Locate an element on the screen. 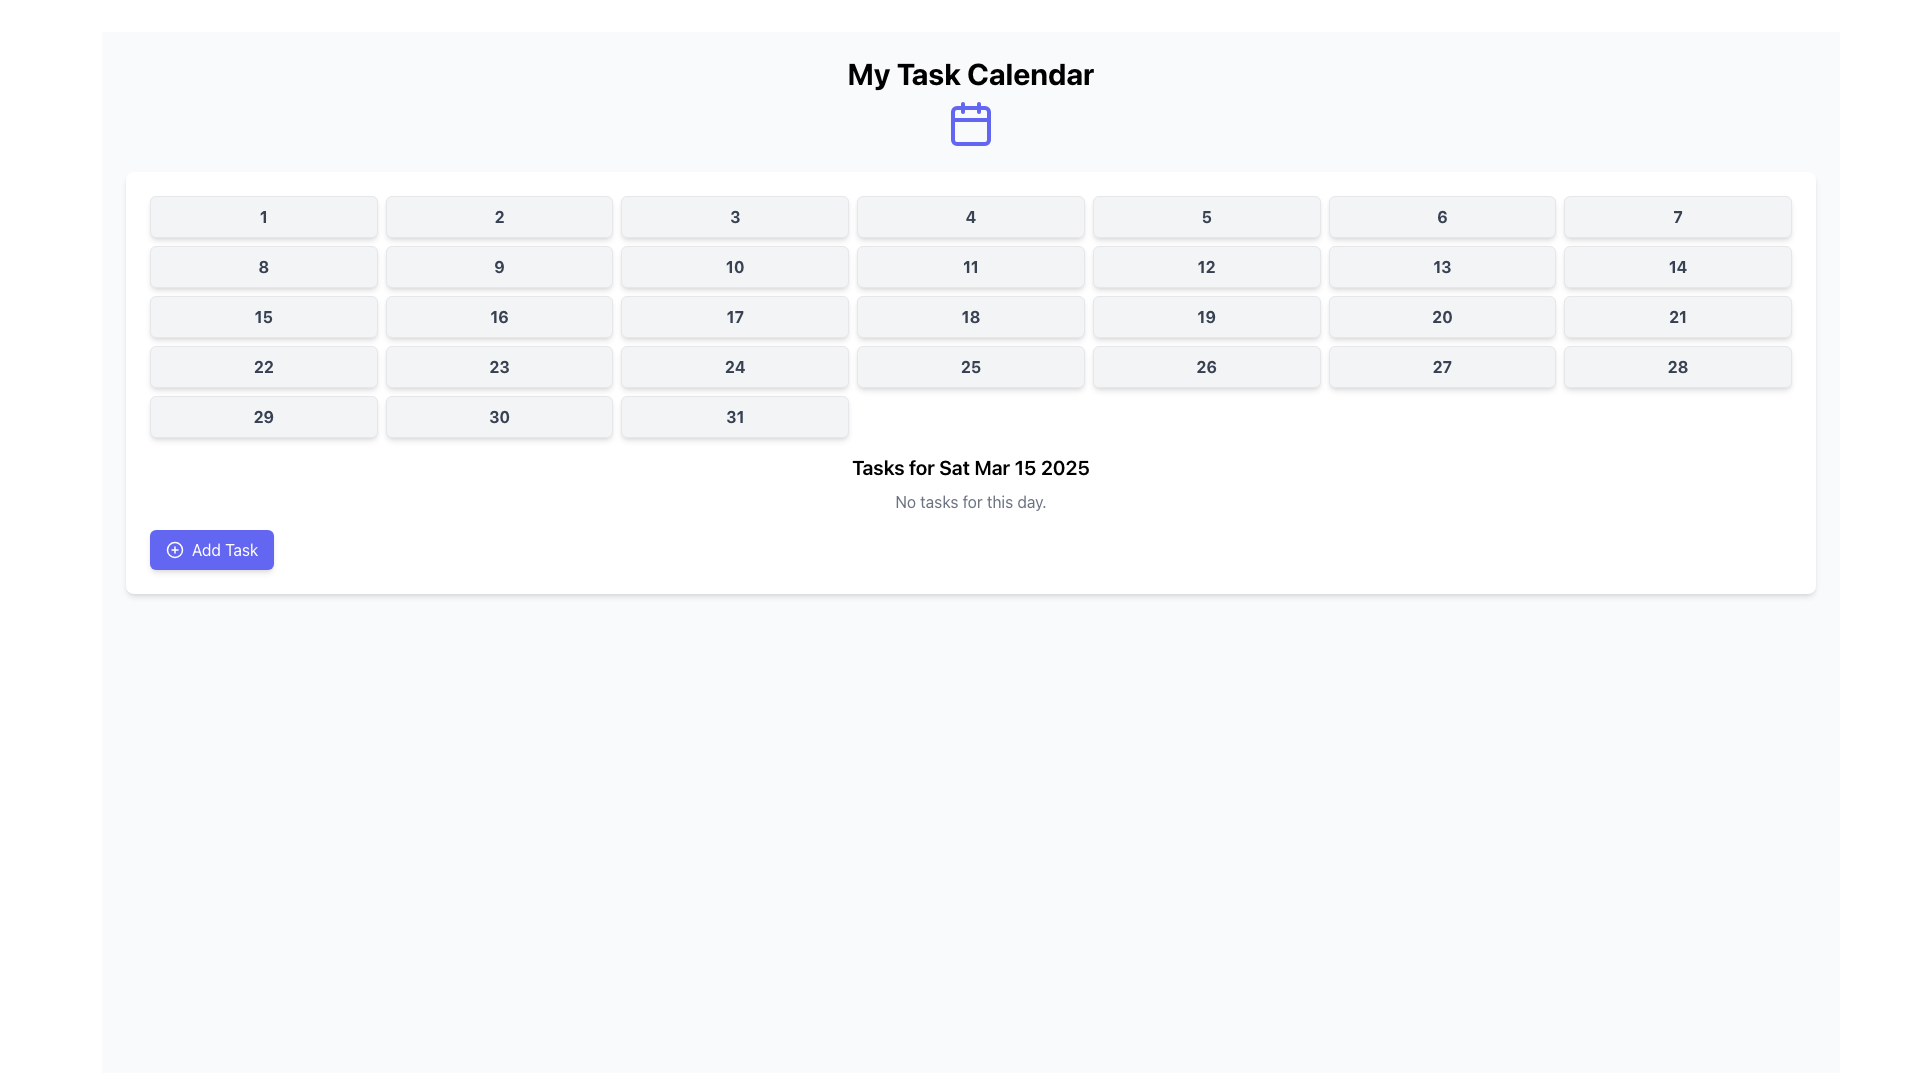 The width and height of the screenshot is (1920, 1080). the rectangular button labeled '10' with rounded corners and a light gray background is located at coordinates (733, 265).